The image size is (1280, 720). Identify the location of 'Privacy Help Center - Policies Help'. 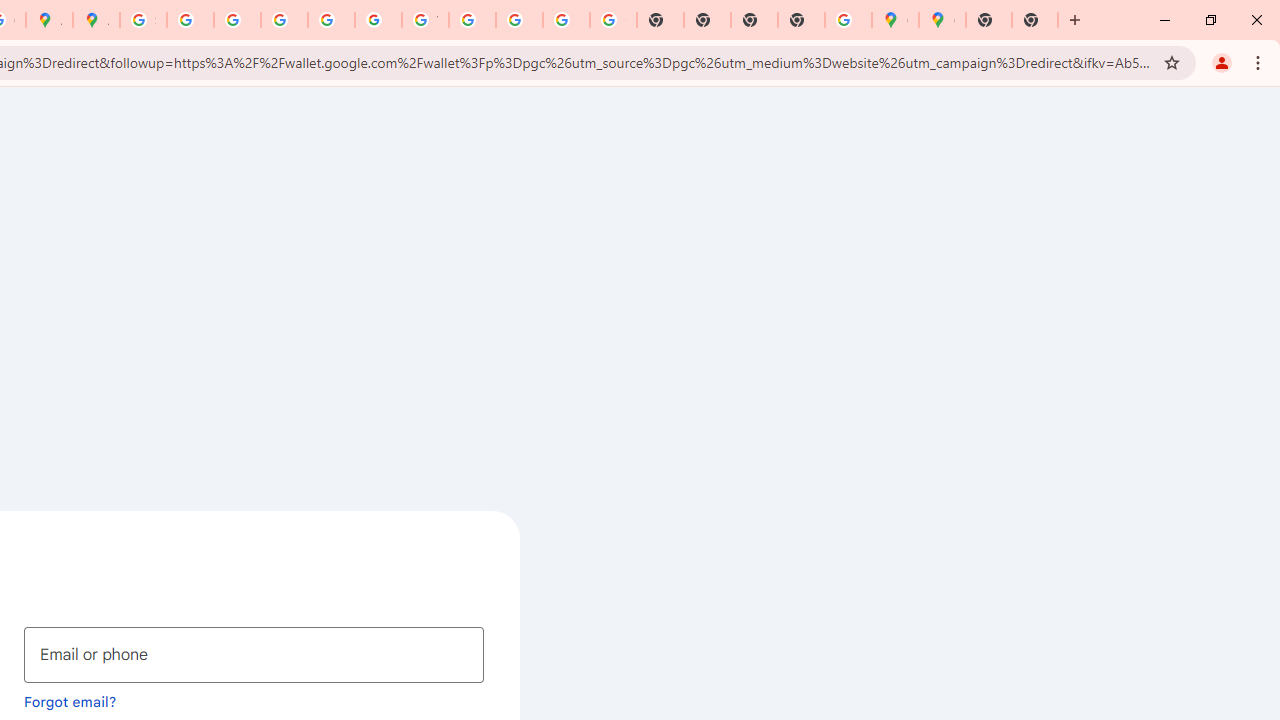
(283, 20).